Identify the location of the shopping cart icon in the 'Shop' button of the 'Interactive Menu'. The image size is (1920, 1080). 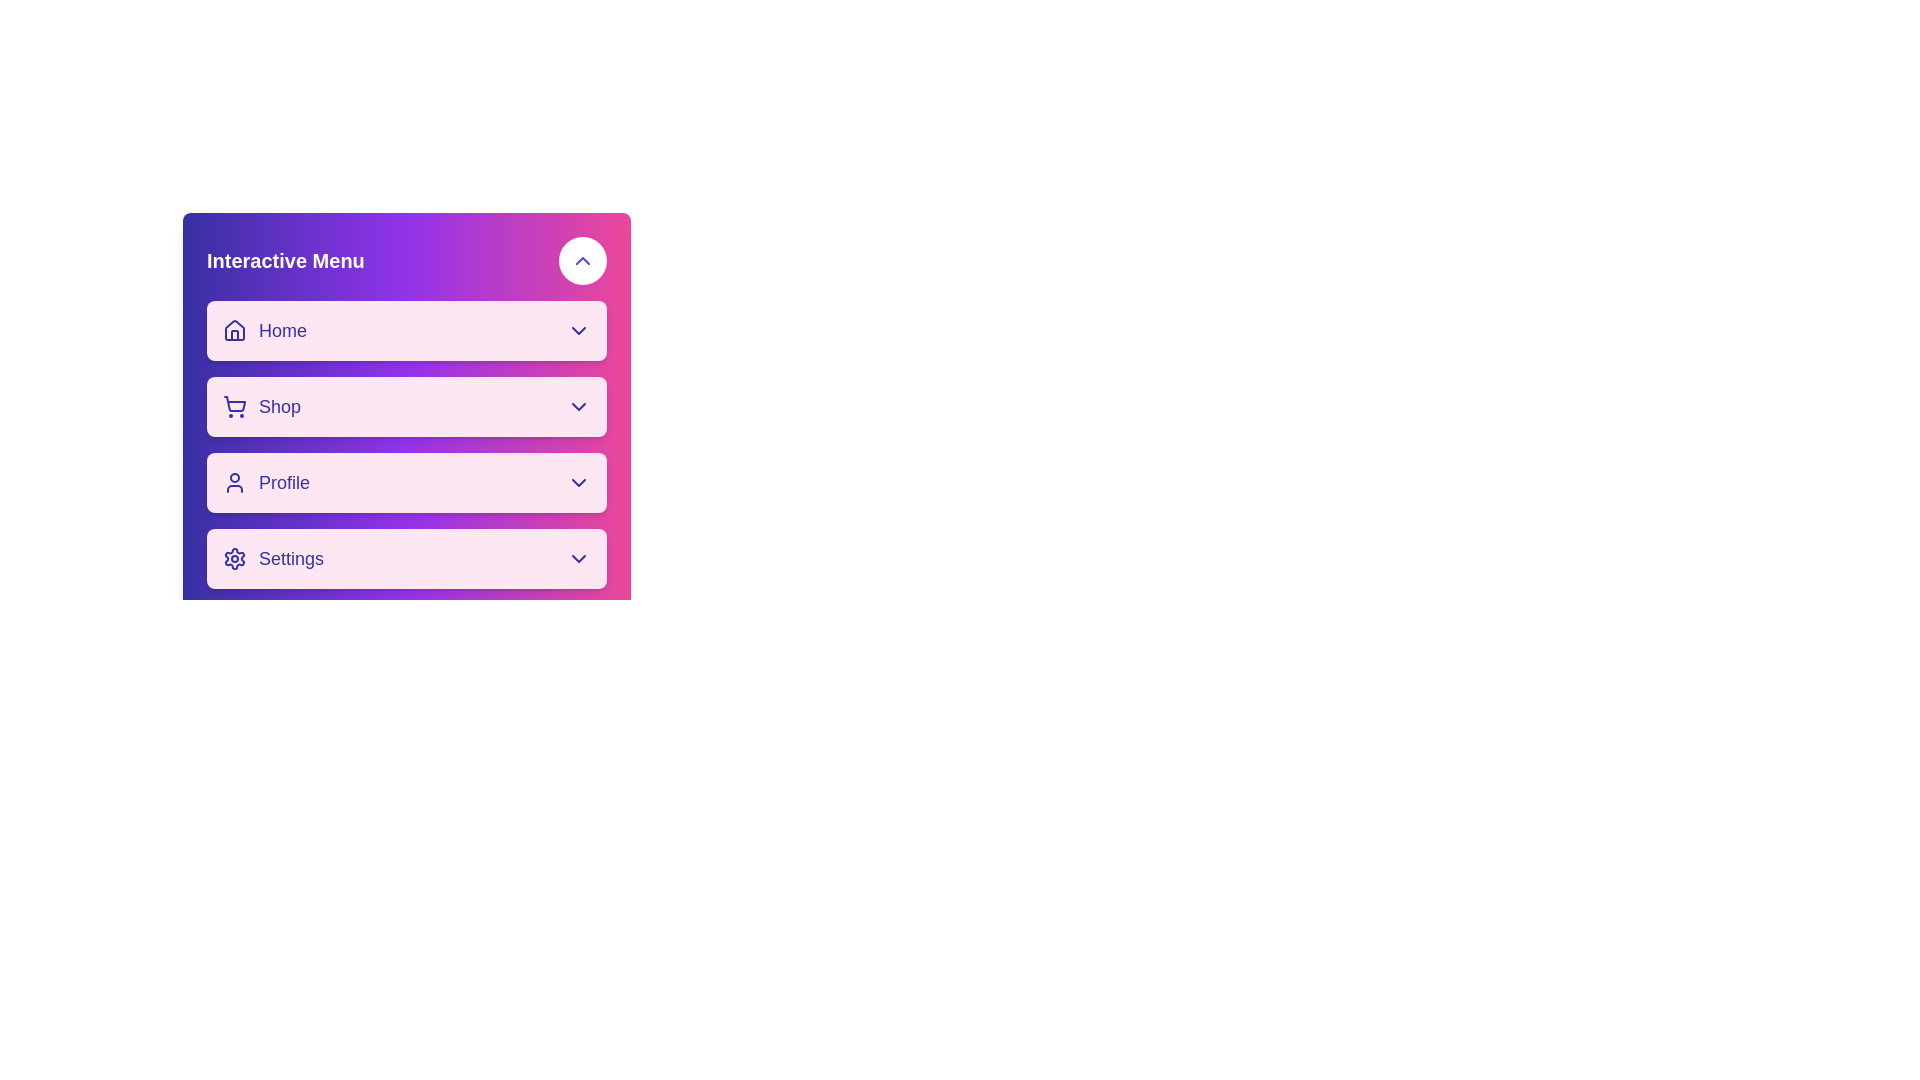
(235, 404).